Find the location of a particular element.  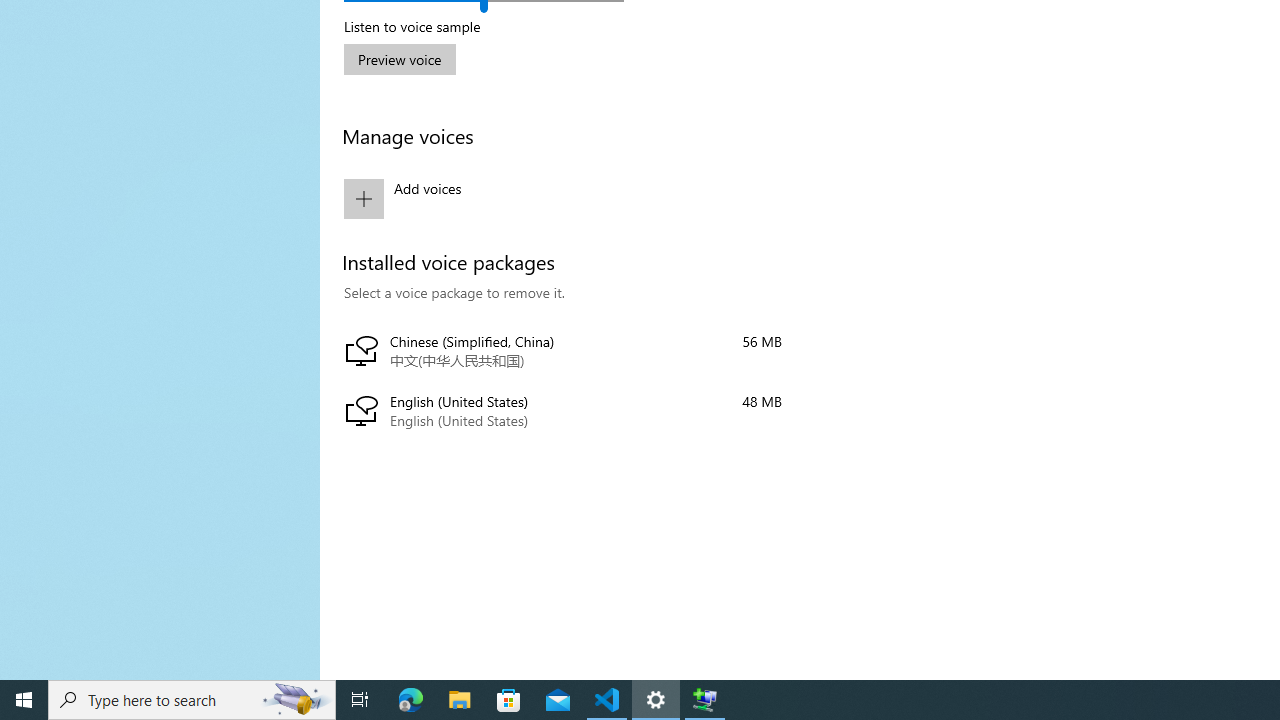

'File Explorer' is located at coordinates (459, 698).